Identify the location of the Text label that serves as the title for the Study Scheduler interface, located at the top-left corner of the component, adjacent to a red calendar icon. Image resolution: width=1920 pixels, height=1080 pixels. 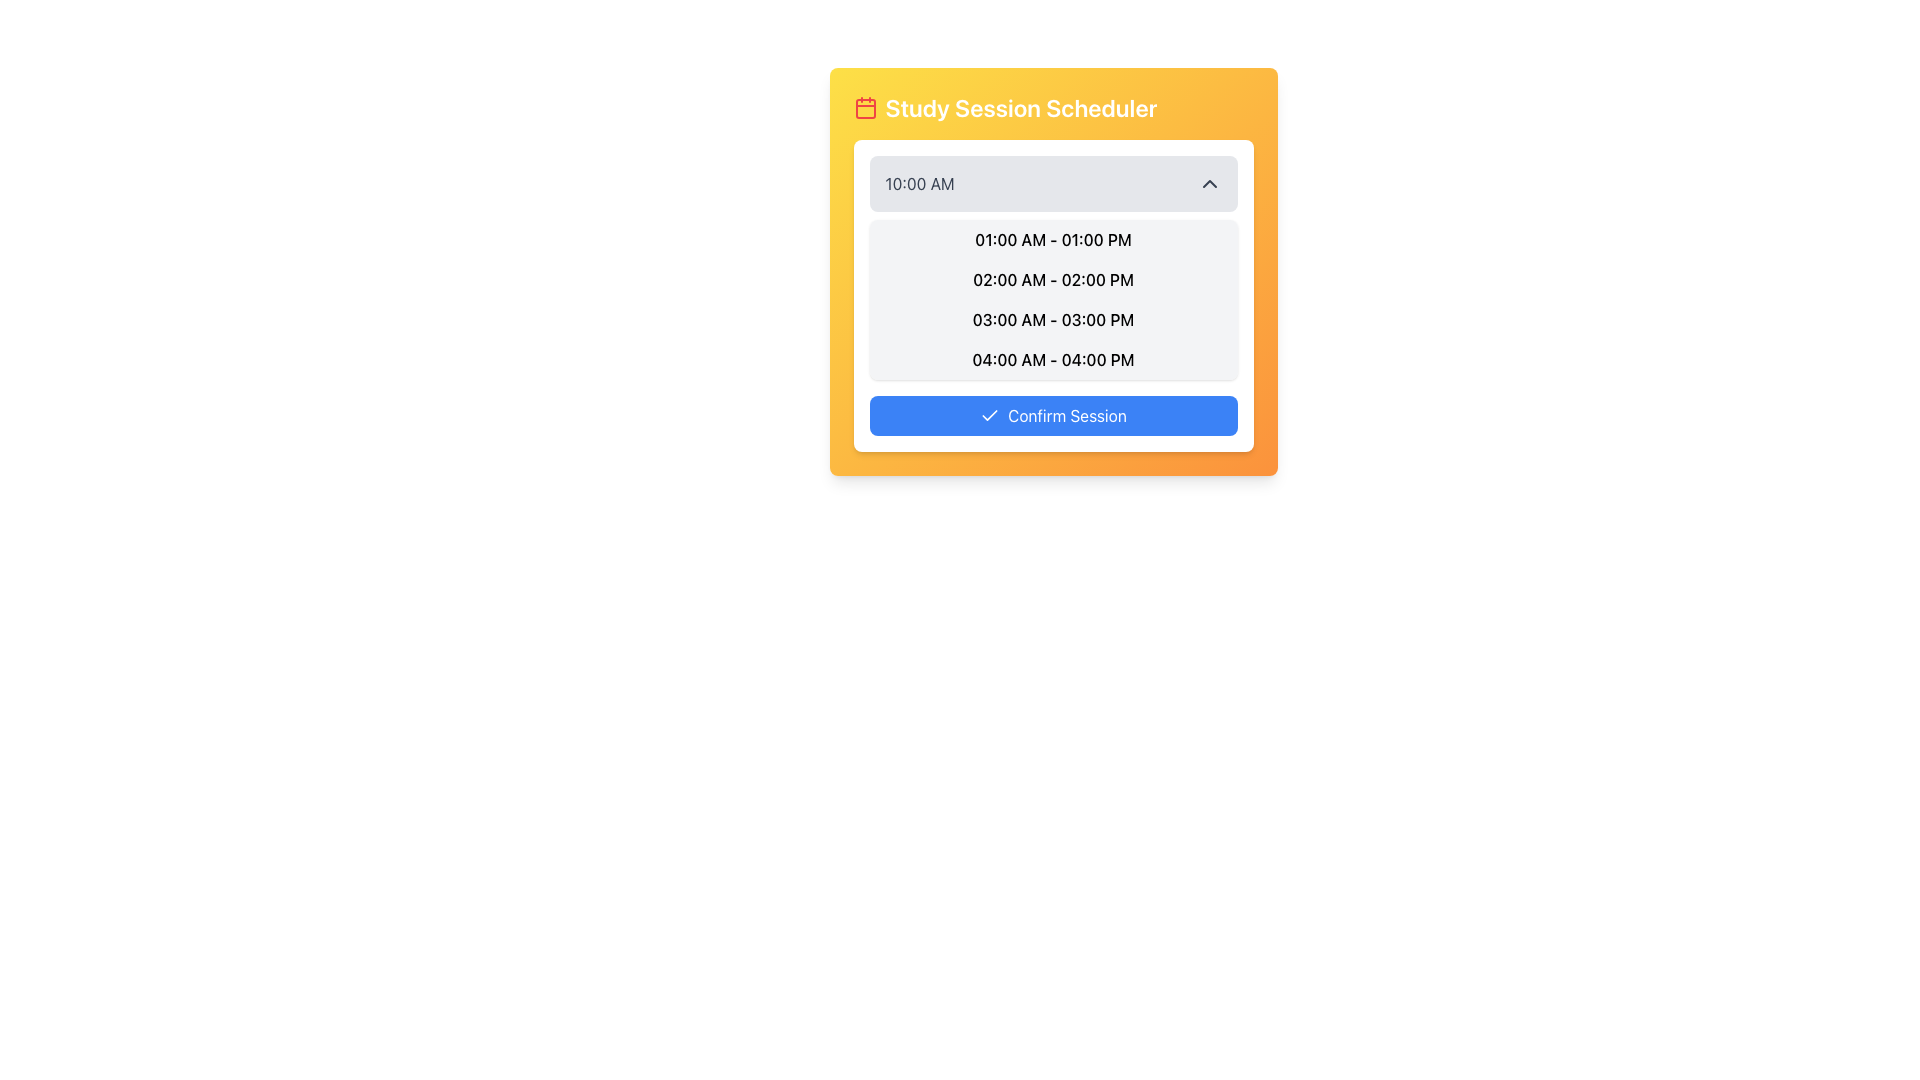
(1021, 108).